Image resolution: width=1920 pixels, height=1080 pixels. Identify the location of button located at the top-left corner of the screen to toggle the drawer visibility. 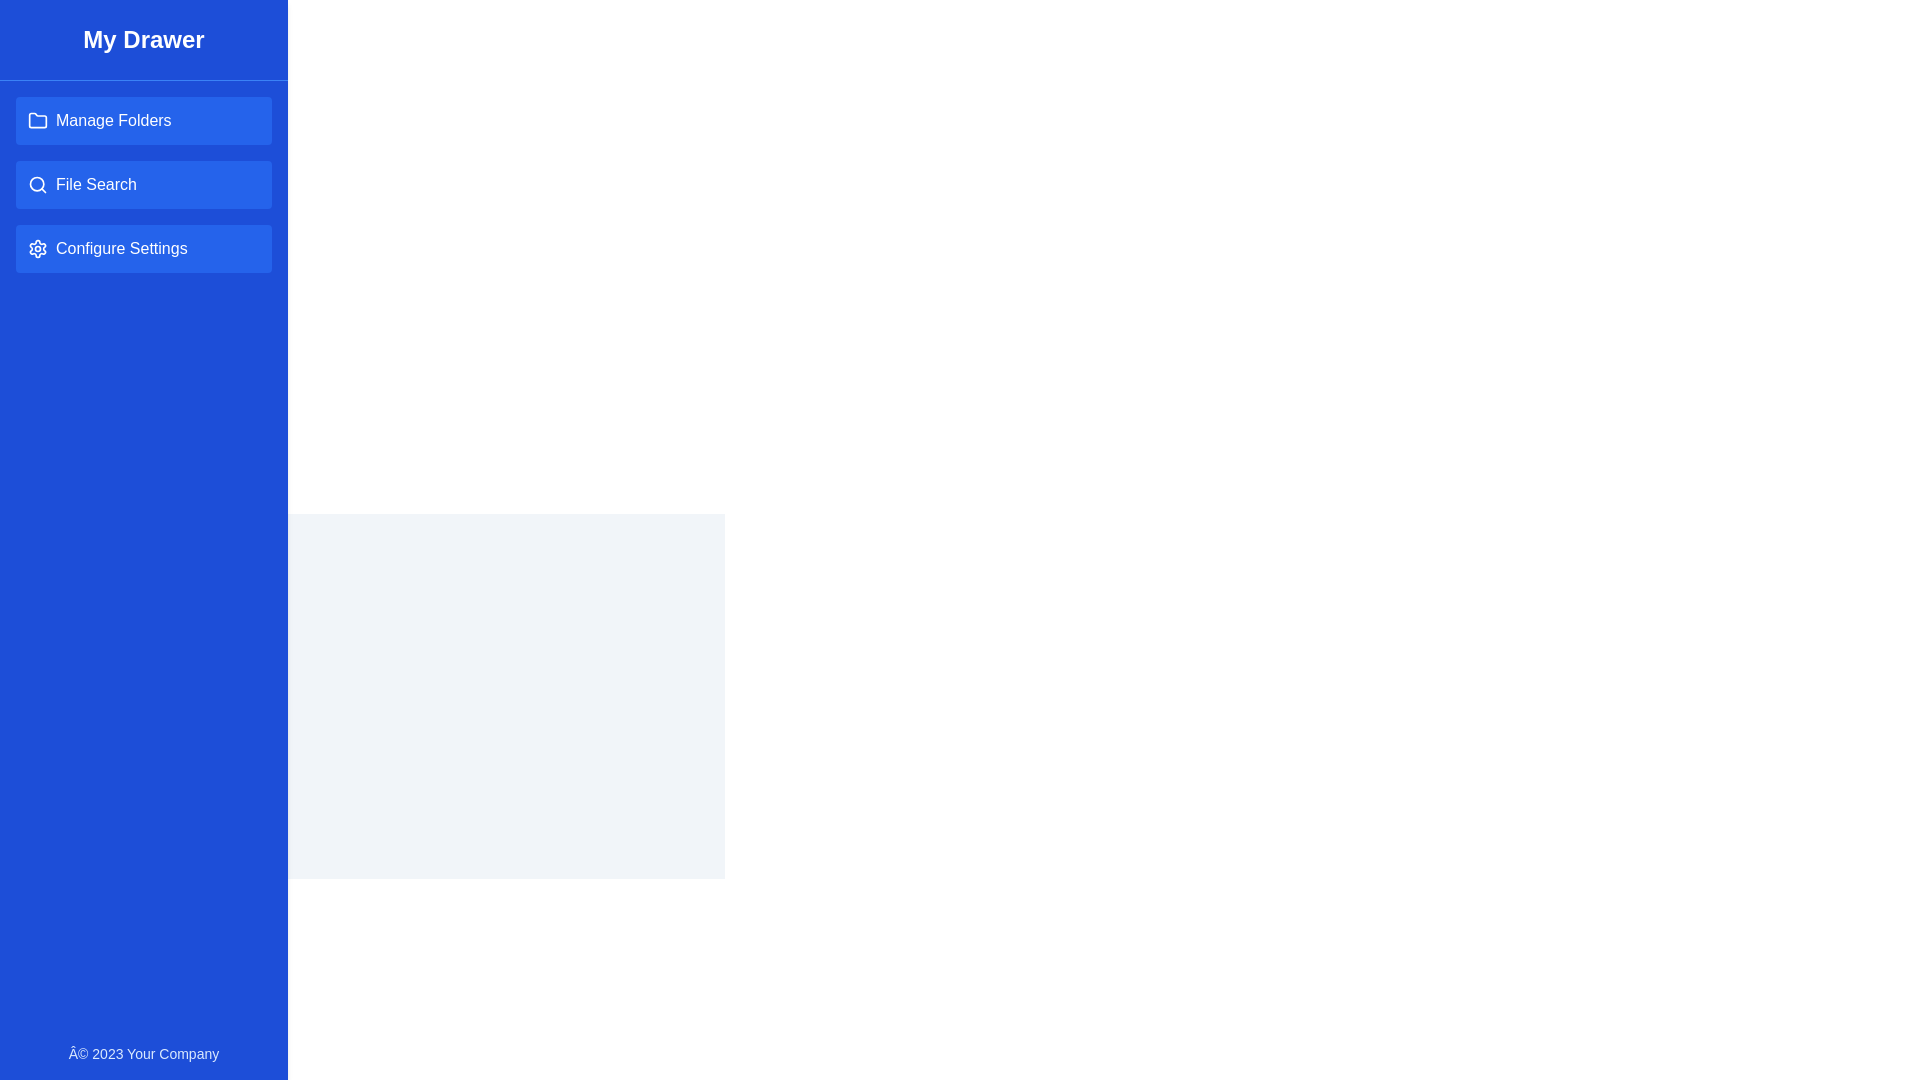
(43, 43).